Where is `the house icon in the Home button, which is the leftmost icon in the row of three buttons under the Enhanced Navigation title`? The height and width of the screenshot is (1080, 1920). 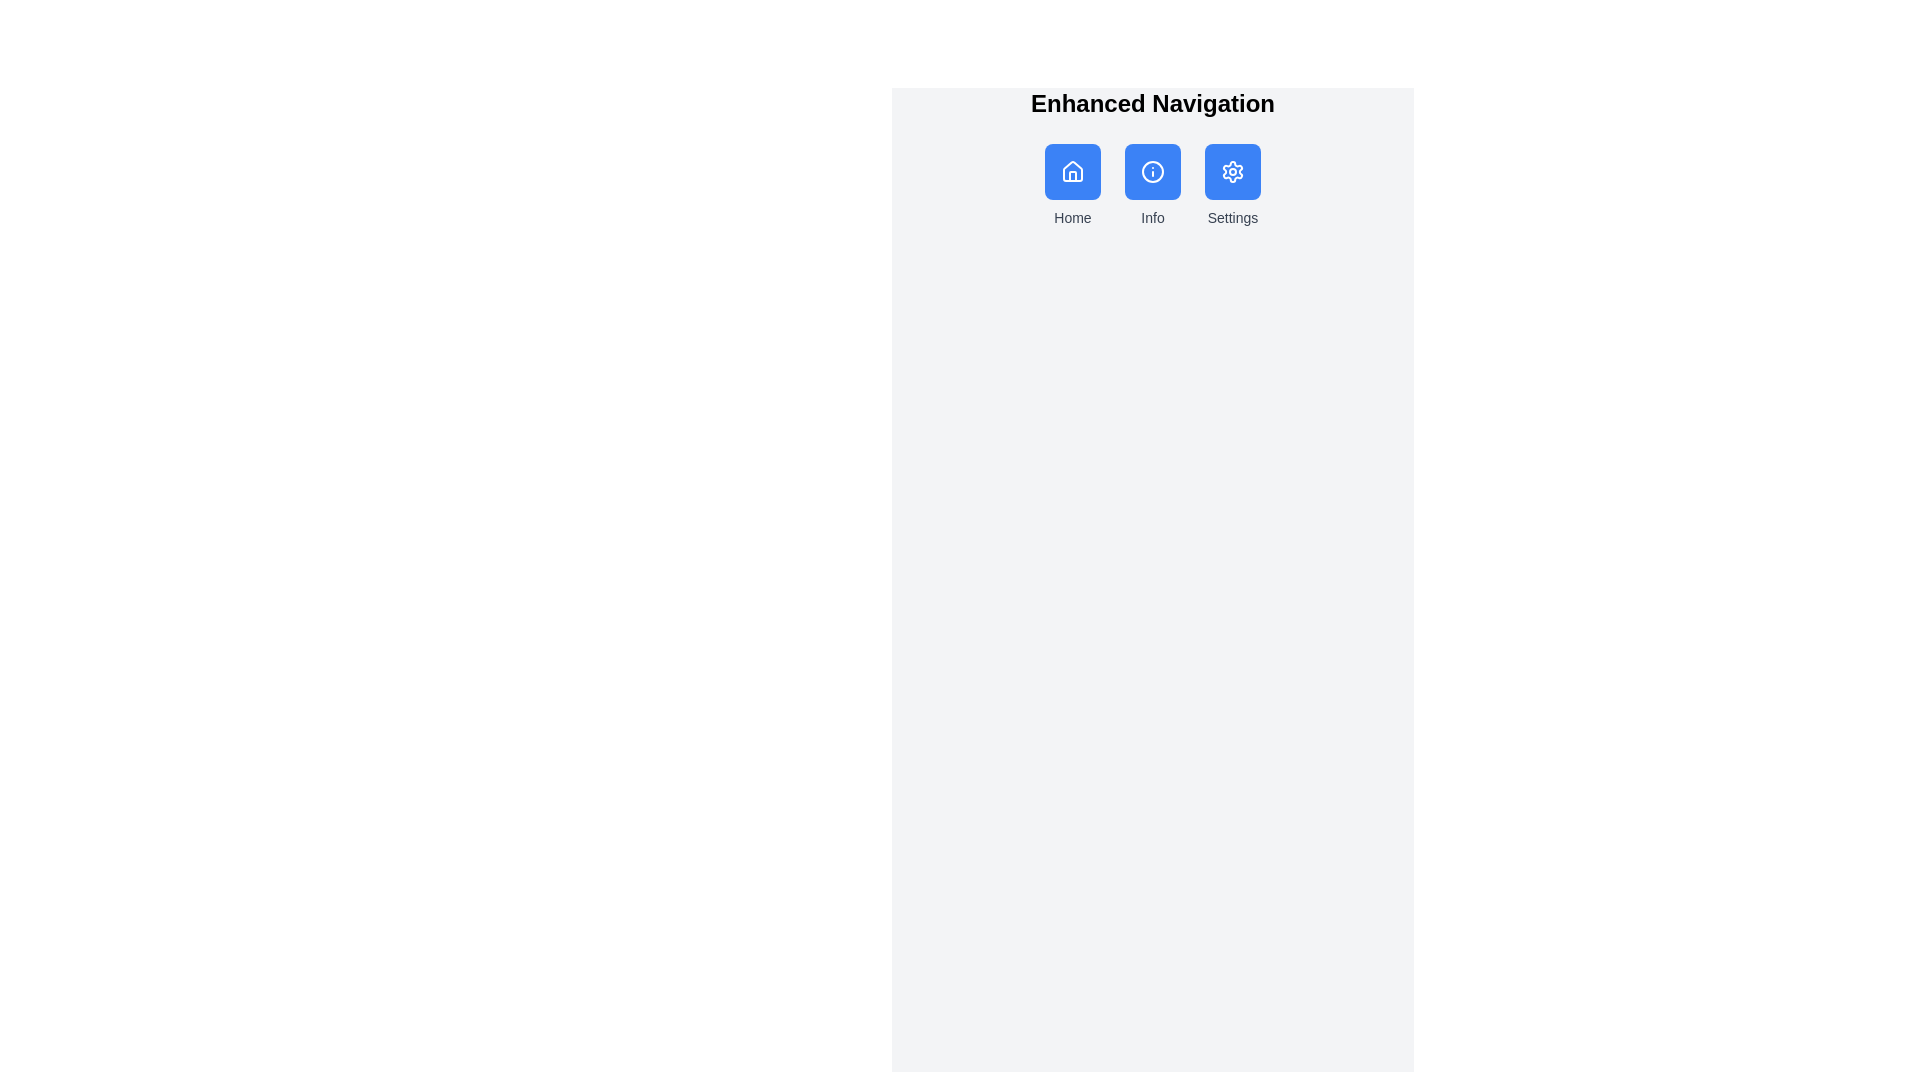 the house icon in the Home button, which is the leftmost icon in the row of three buttons under the Enhanced Navigation title is located at coordinates (1072, 169).